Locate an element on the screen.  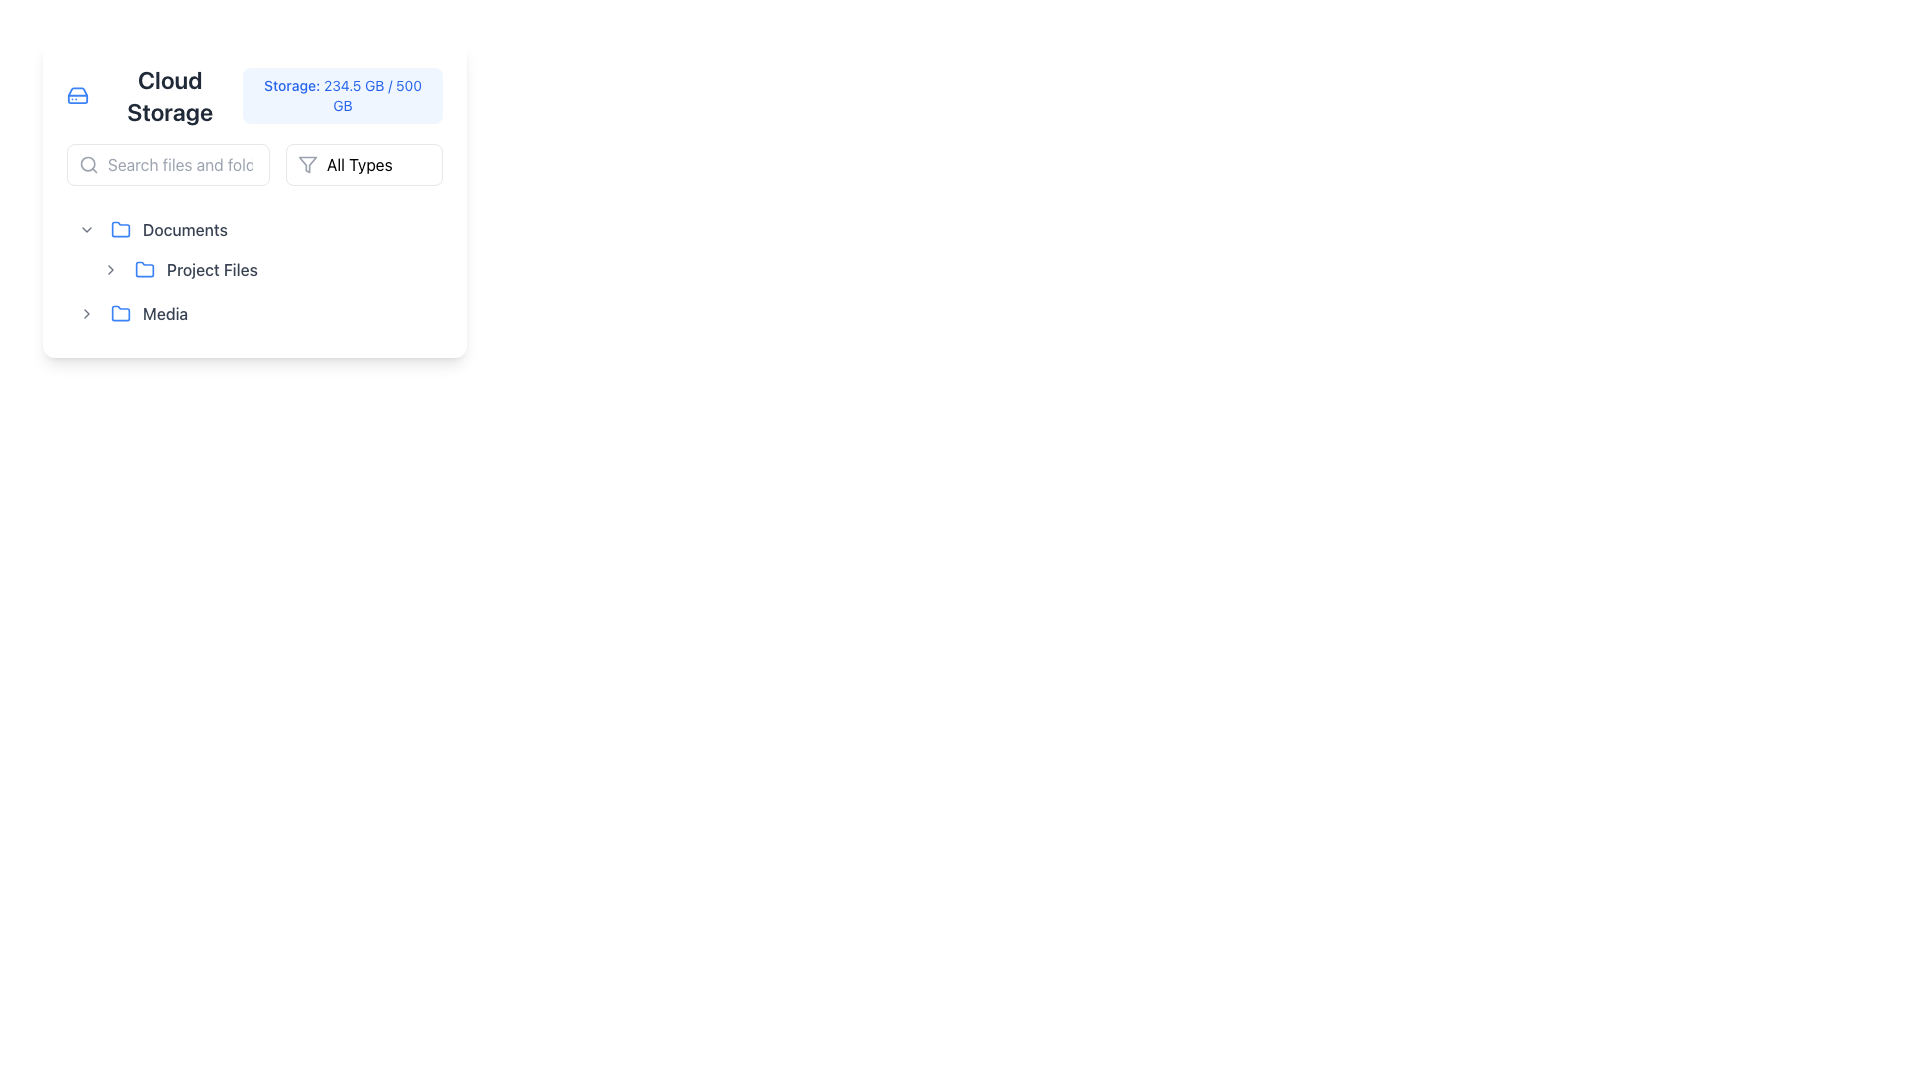
the funnel icon located inside the 'All Types' dropdown button, positioned to the left of the text label is located at coordinates (306, 164).